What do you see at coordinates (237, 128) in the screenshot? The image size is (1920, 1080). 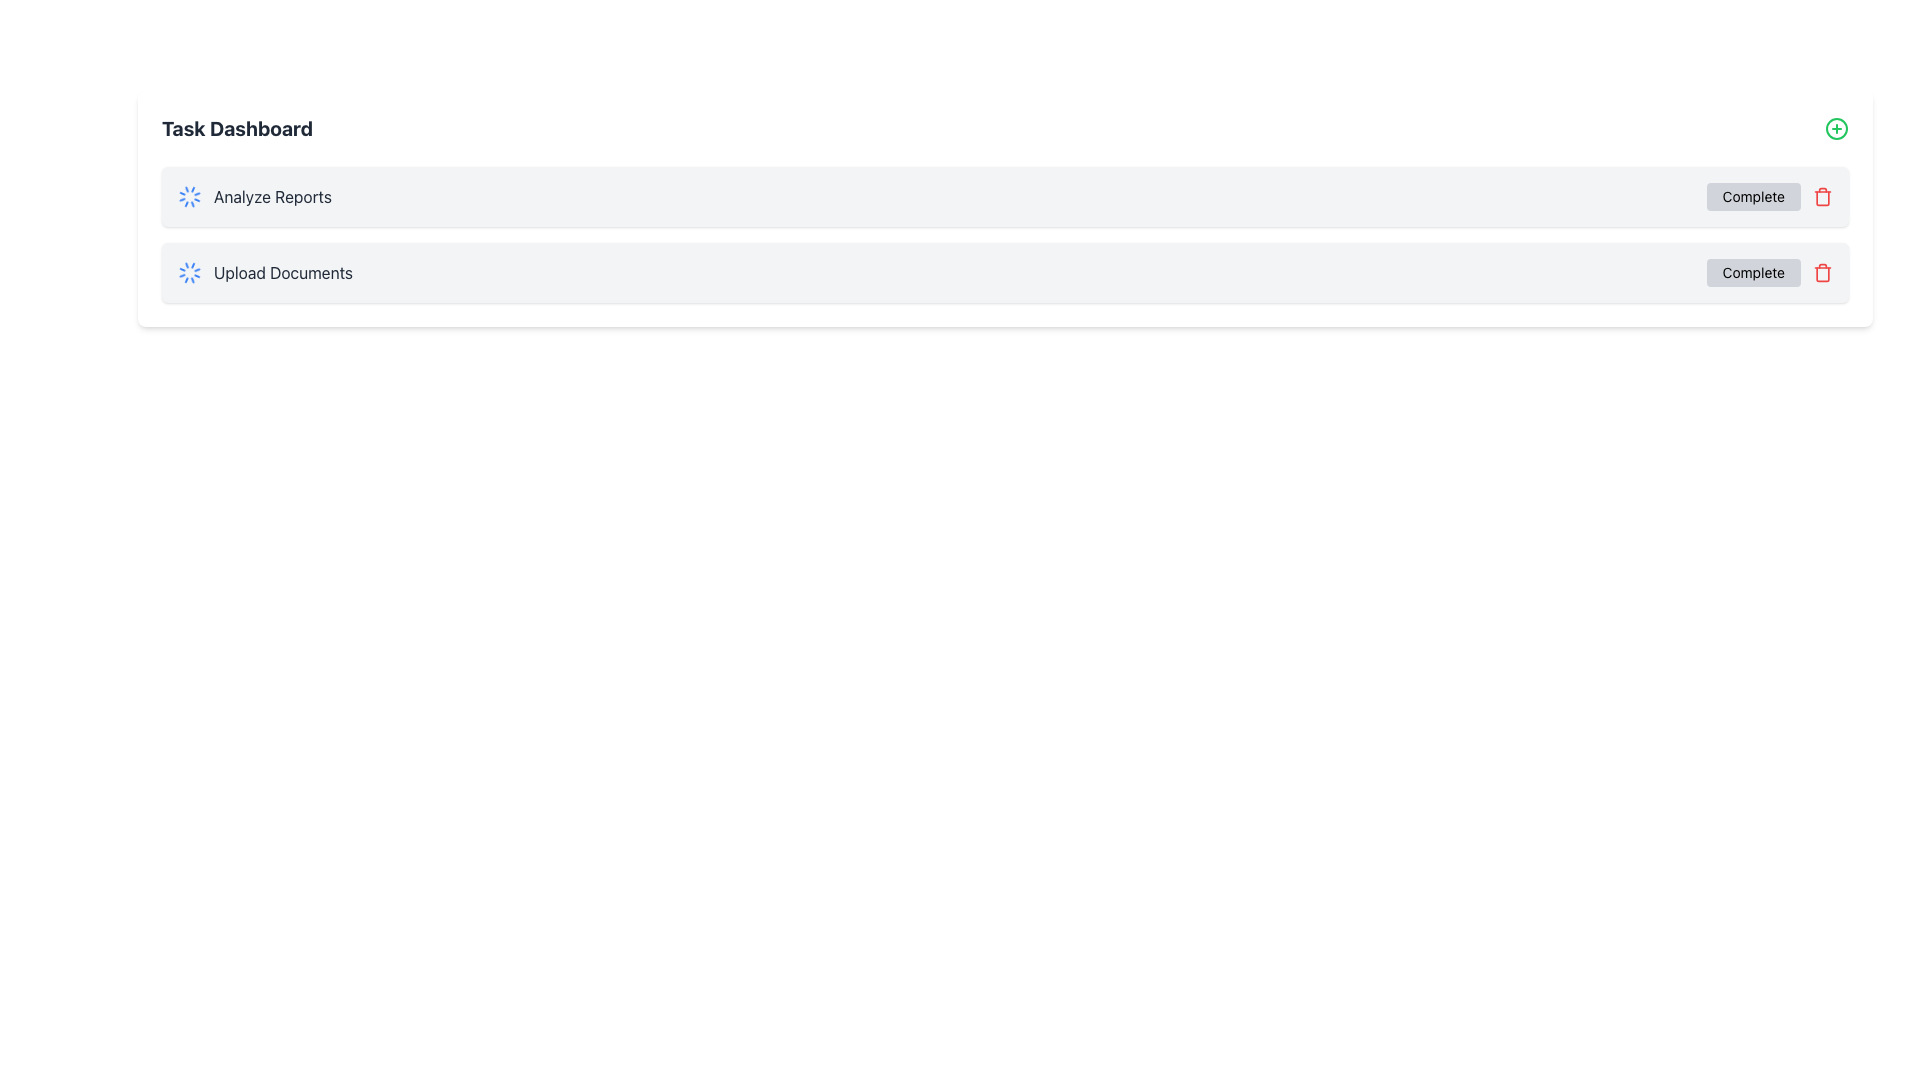 I see `the Text Label that serves as the heading or title for the task dashboard, located at the leftmost part of the layout, above elements like 'Analyze Reports' and 'Upload Documents'` at bounding box center [237, 128].